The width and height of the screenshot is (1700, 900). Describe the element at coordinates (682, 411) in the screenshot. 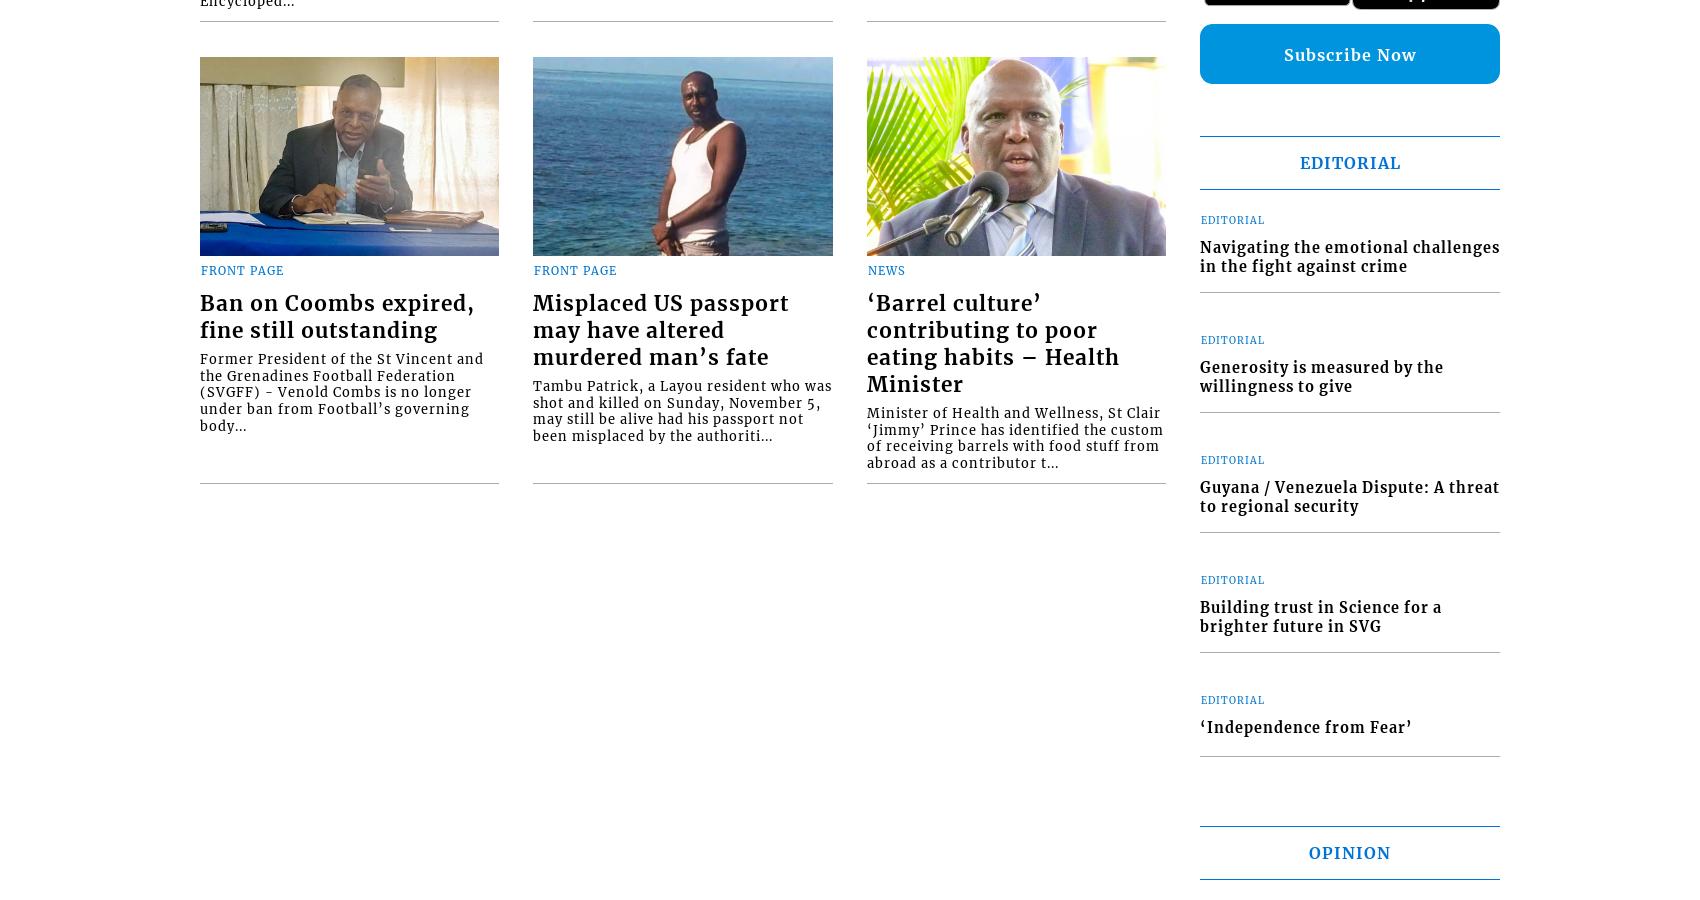

I see `'Tambu Patrick, a Layou resident who was shot and killed on Sunday, November 5, may still be alive had his passport not been misplaced by the authoriti...'` at that location.